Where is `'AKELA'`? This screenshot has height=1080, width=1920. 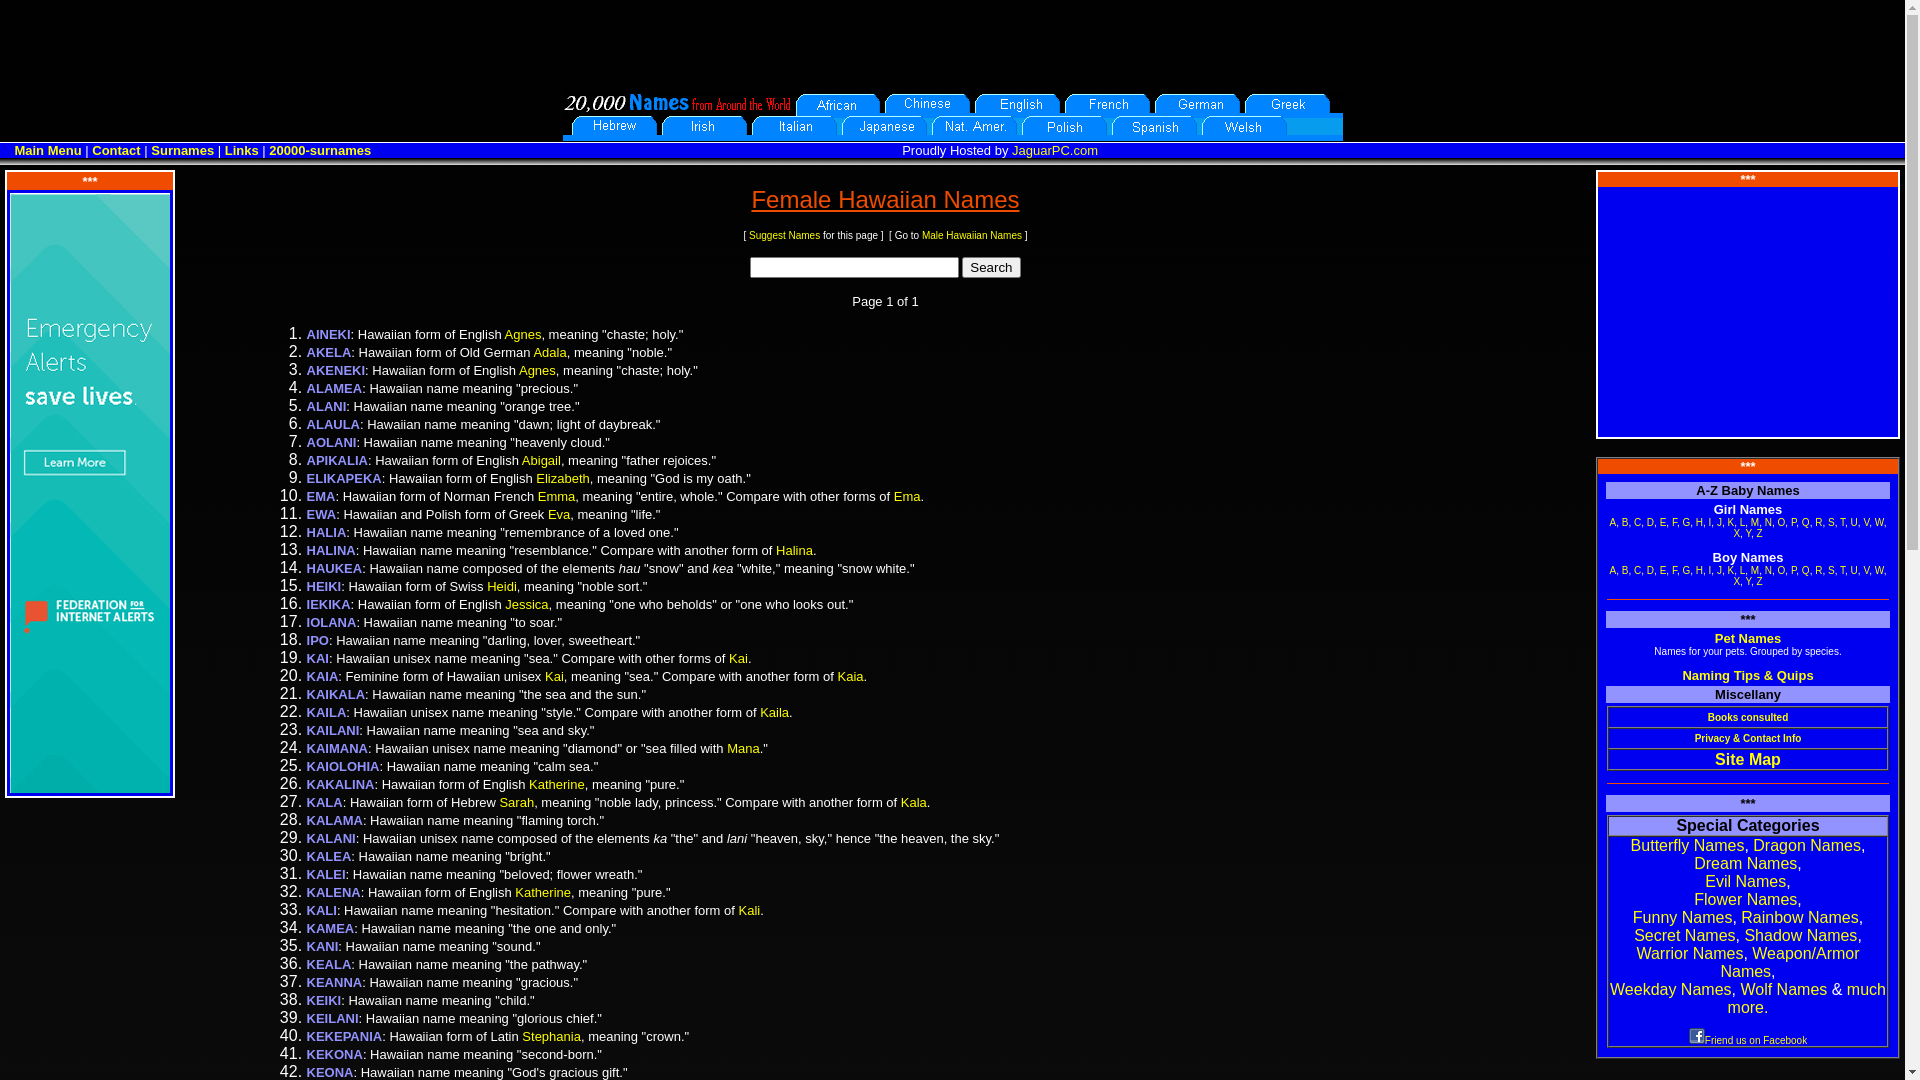 'AKELA' is located at coordinates (329, 351).